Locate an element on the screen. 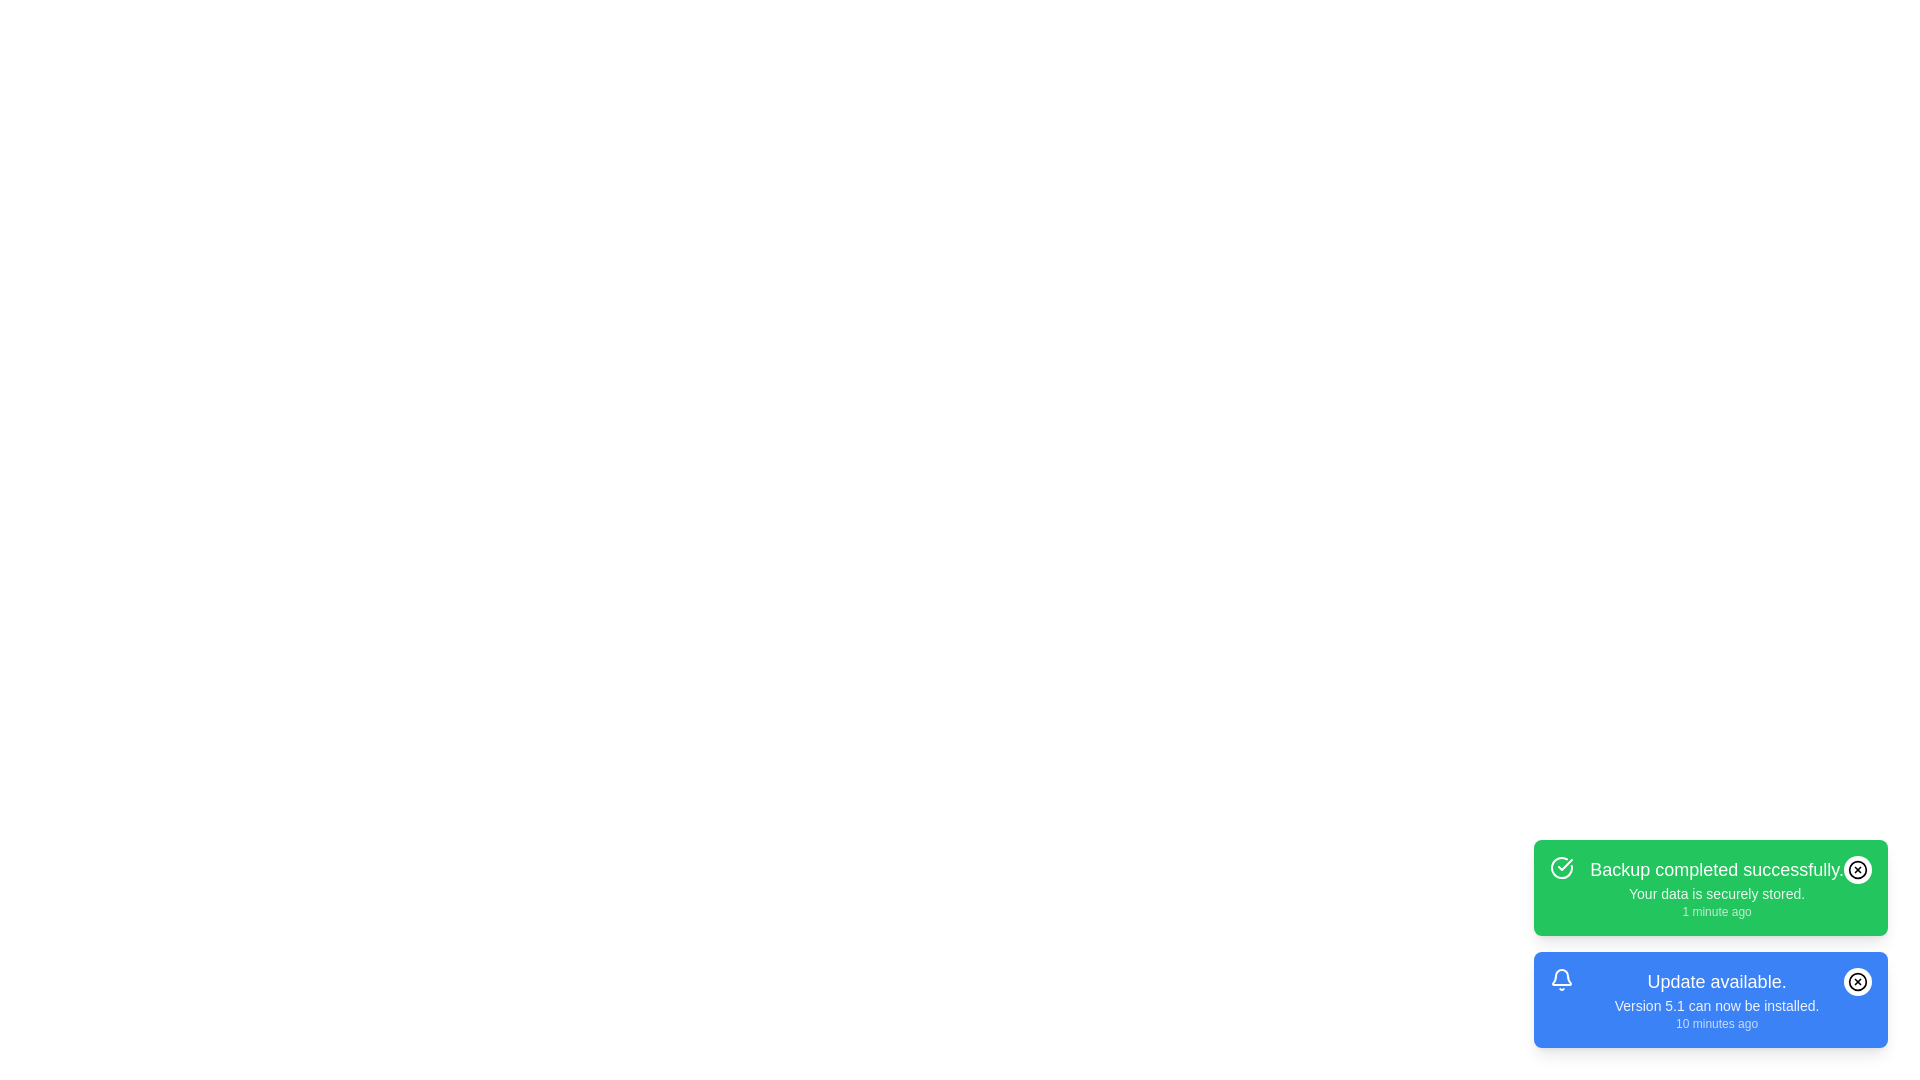 This screenshot has height=1080, width=1920. close button of the notification to dismiss it is located at coordinates (1856, 869).